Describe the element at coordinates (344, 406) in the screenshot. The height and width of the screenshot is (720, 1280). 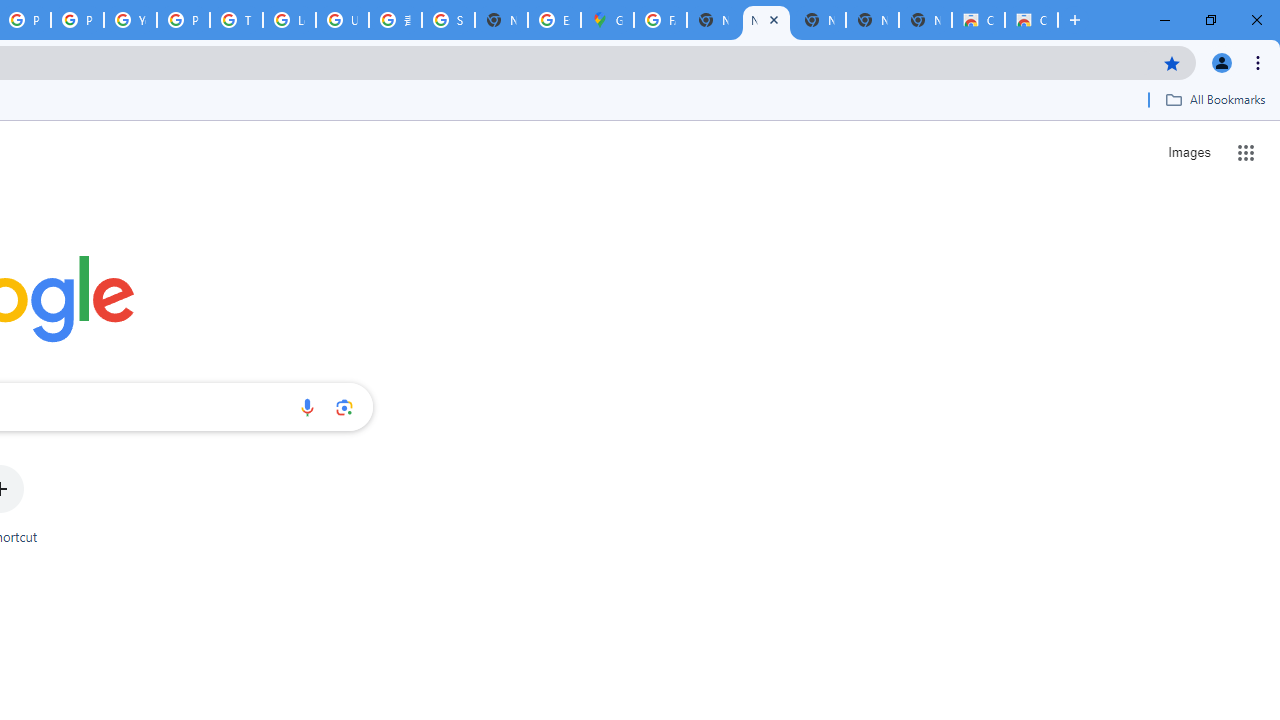
I see `'Search by image'` at that location.